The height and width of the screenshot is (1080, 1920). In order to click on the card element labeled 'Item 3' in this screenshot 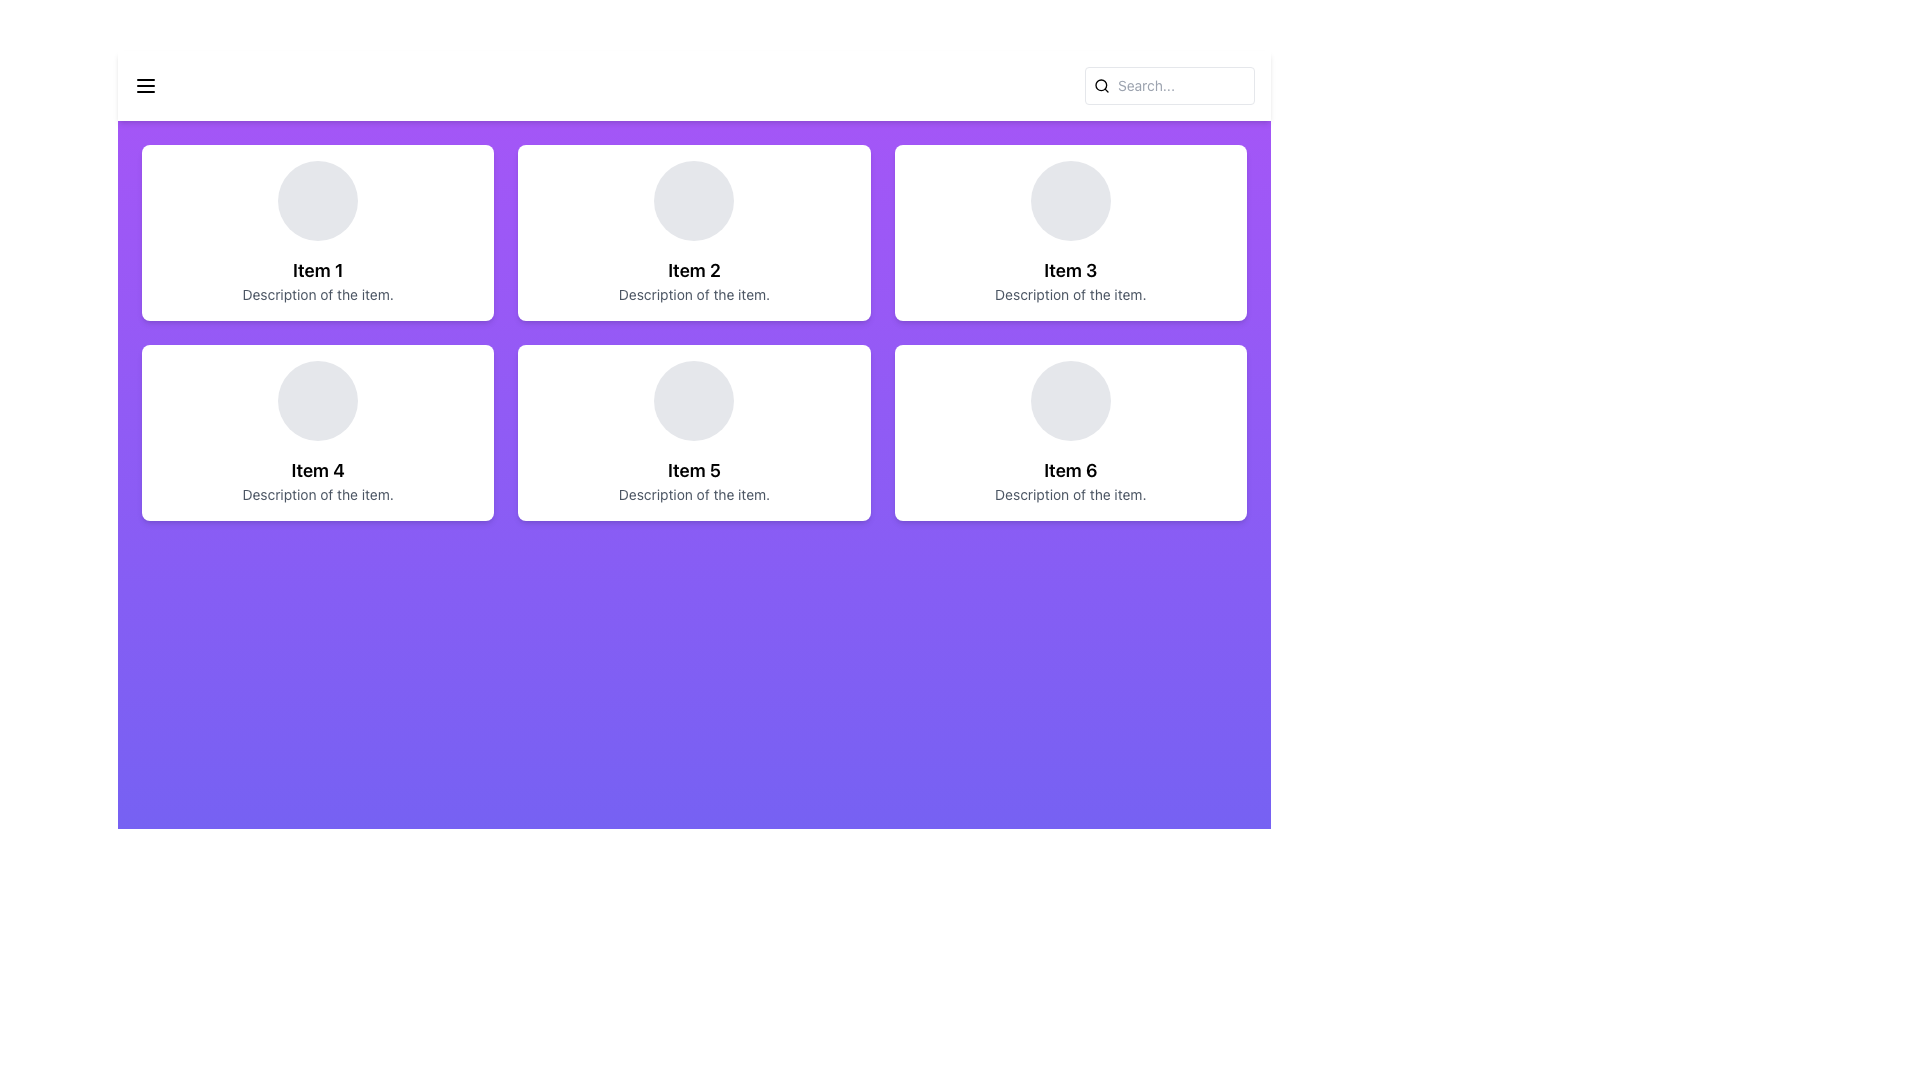, I will do `click(1069, 231)`.